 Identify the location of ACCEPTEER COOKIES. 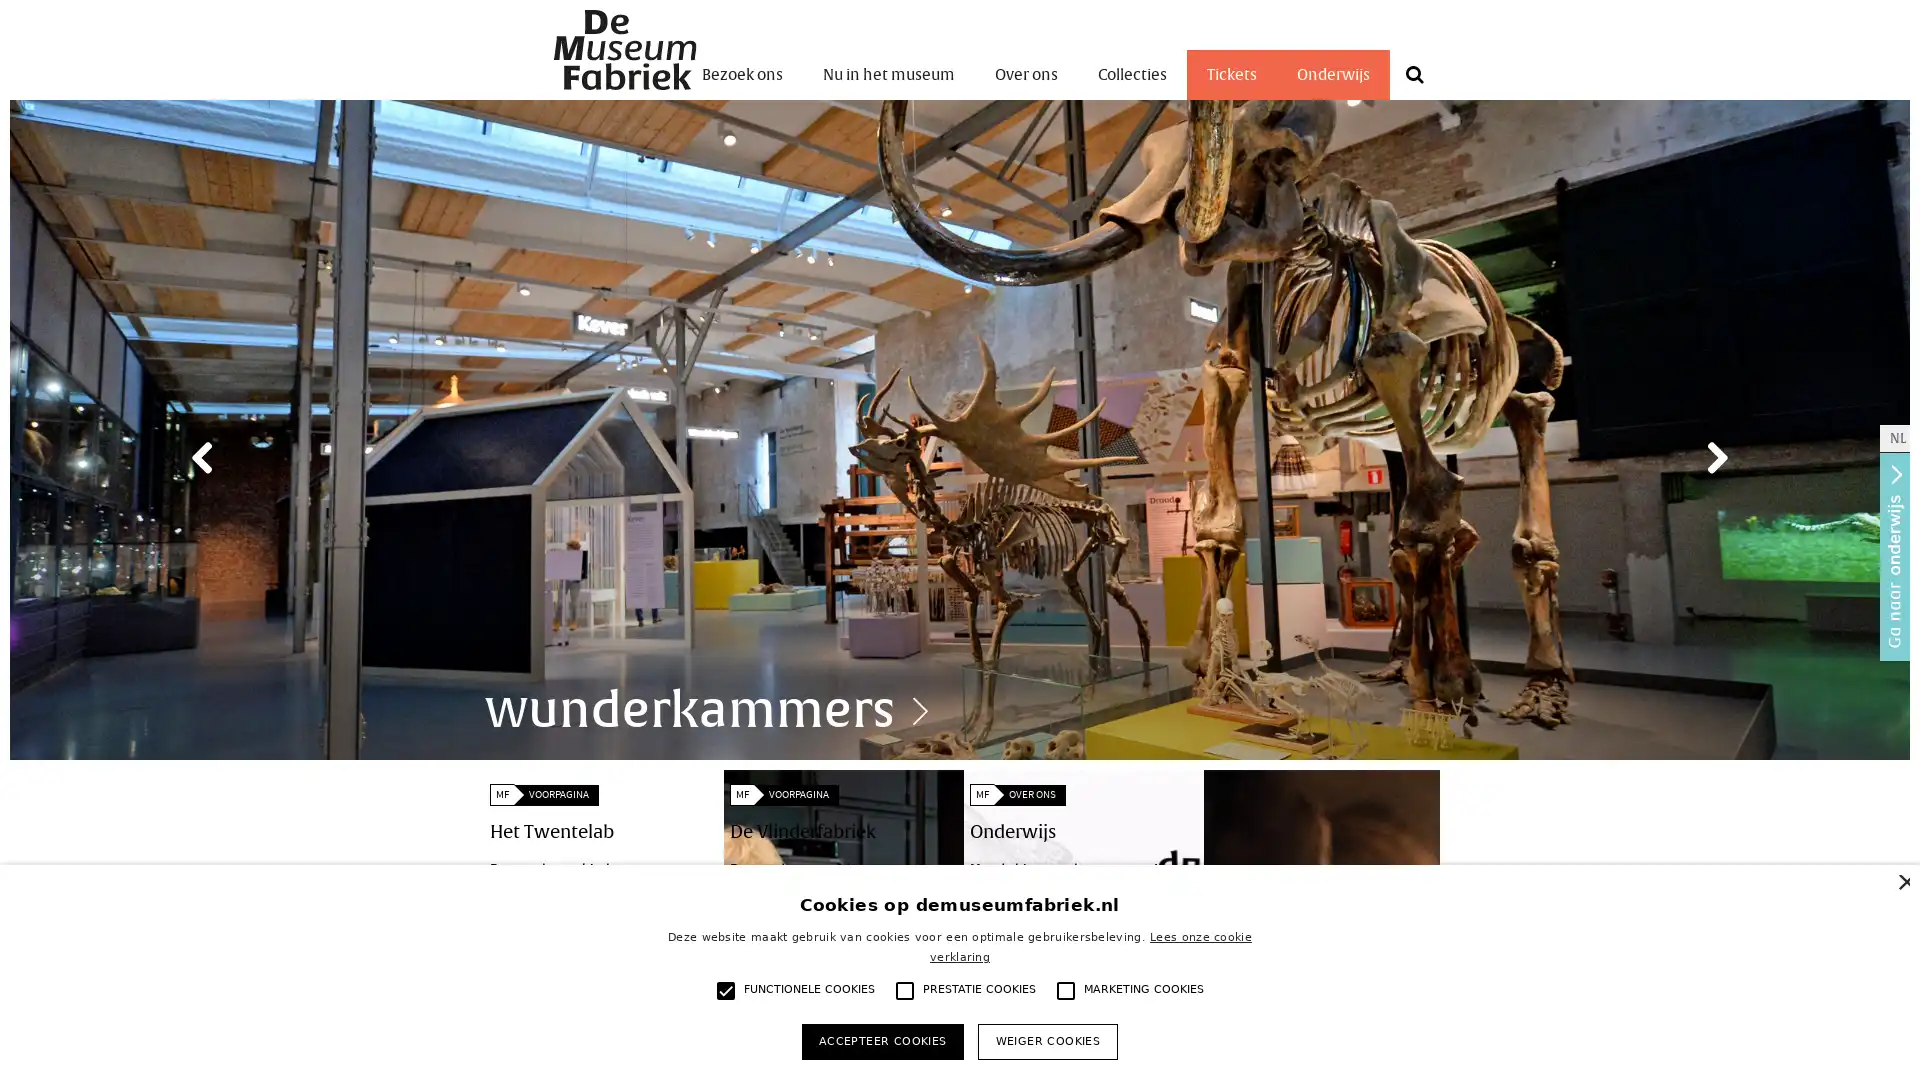
(881, 1040).